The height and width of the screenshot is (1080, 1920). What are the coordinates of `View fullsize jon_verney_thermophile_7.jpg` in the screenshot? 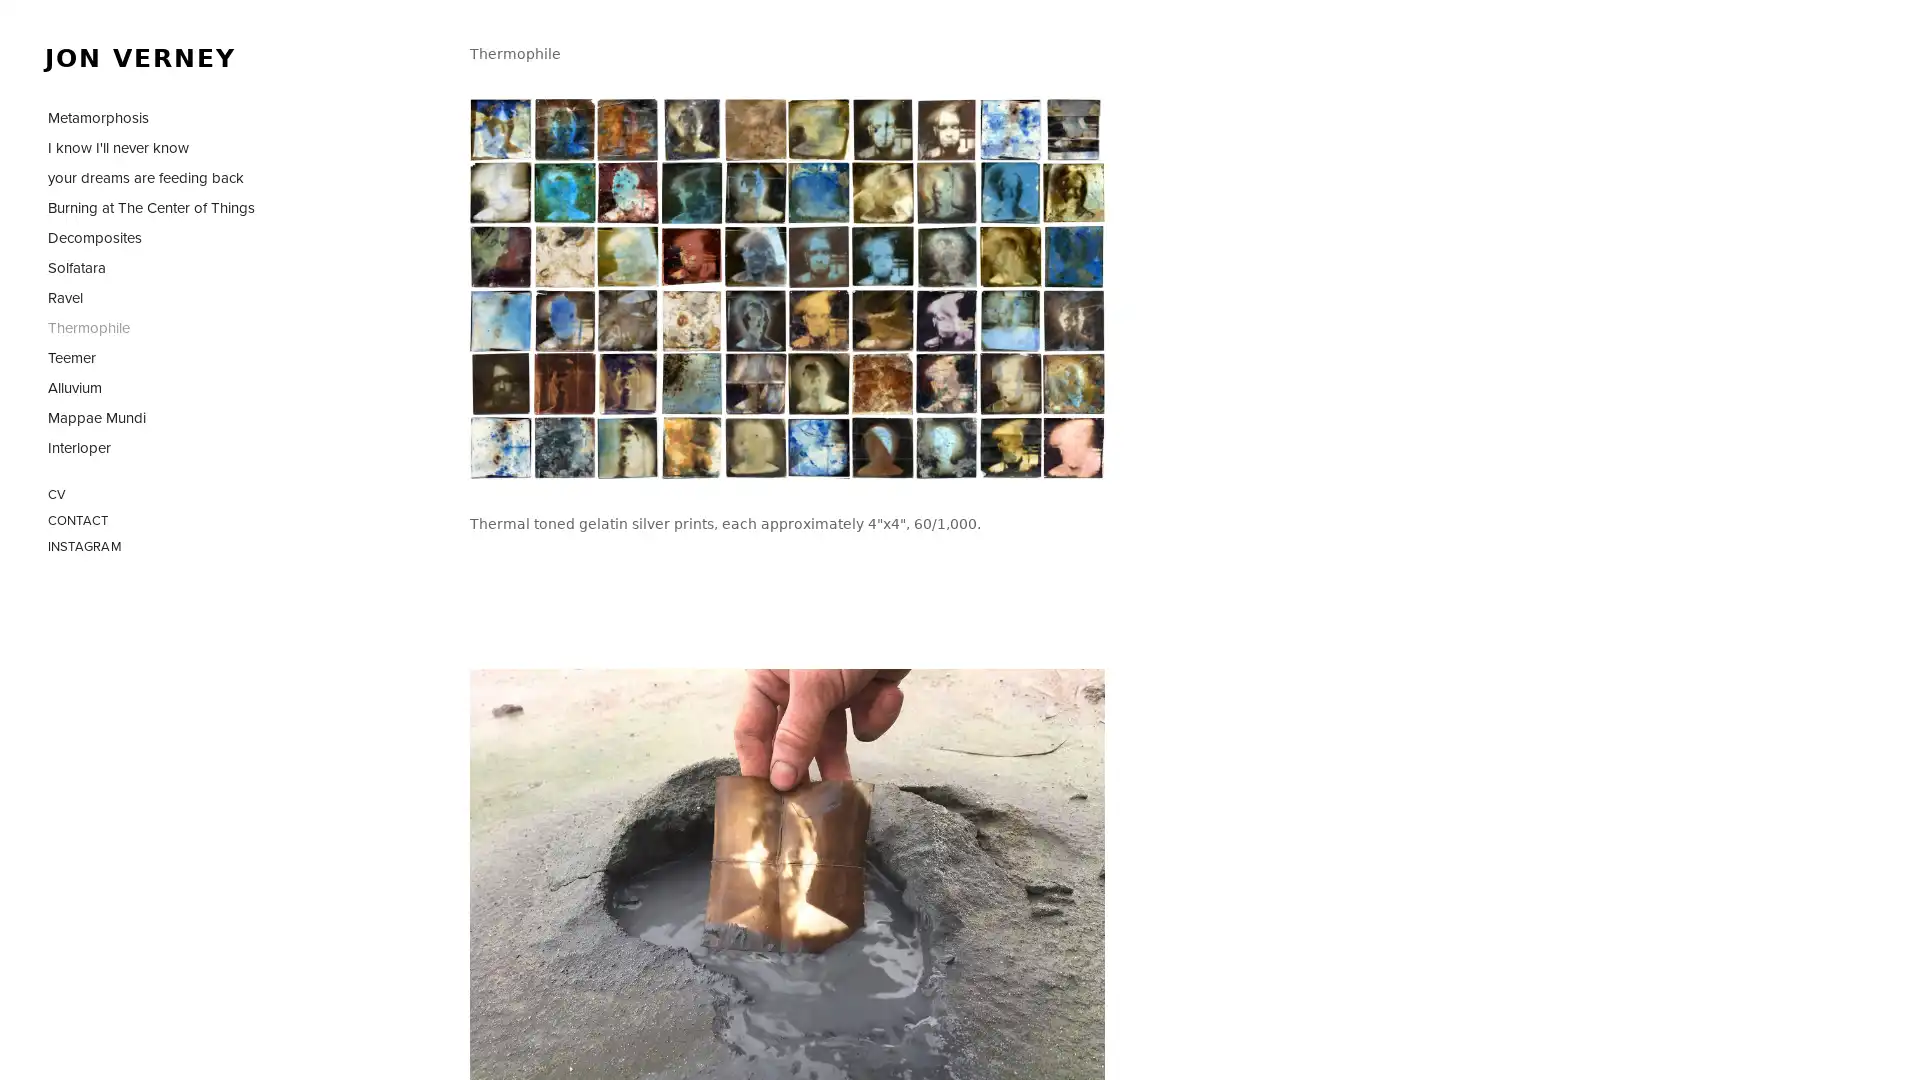 It's located at (1072, 254).